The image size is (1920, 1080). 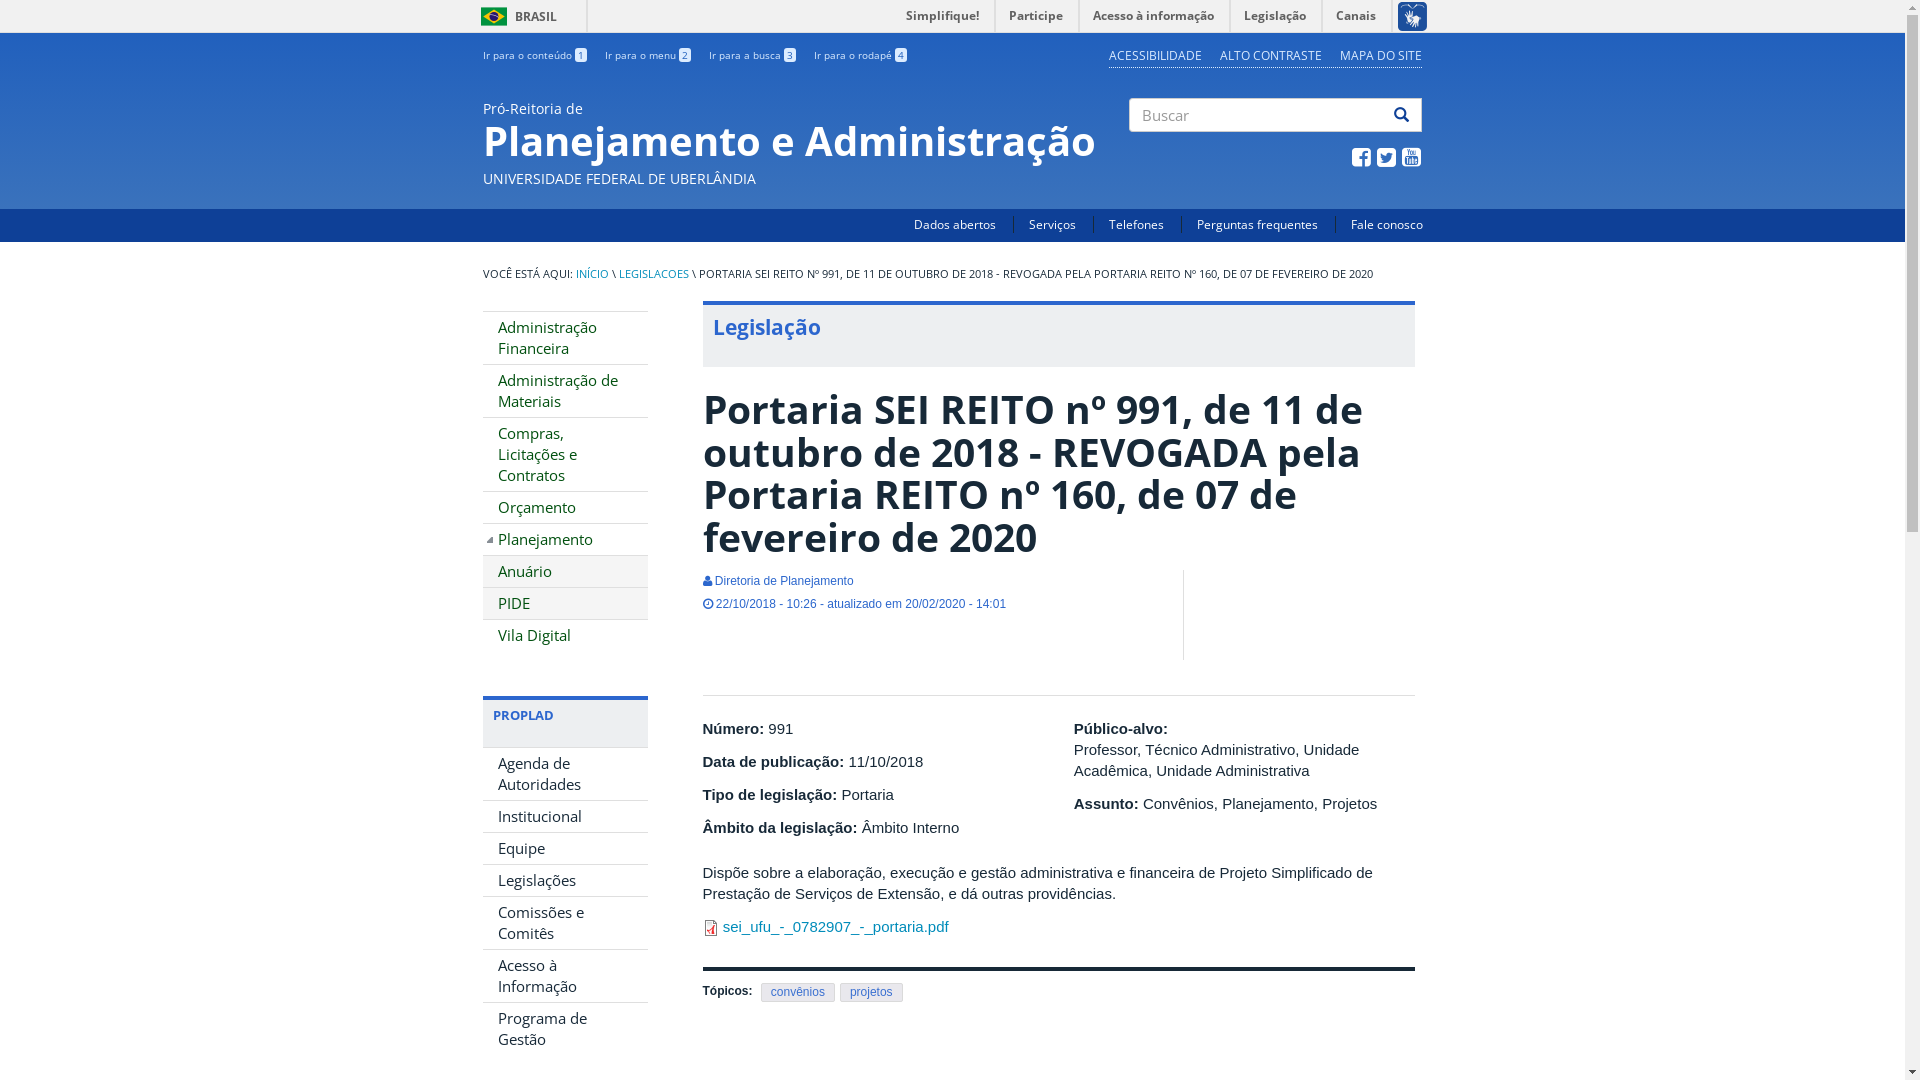 What do you see at coordinates (954, 224) in the screenshot?
I see `'Dados abertos'` at bounding box center [954, 224].